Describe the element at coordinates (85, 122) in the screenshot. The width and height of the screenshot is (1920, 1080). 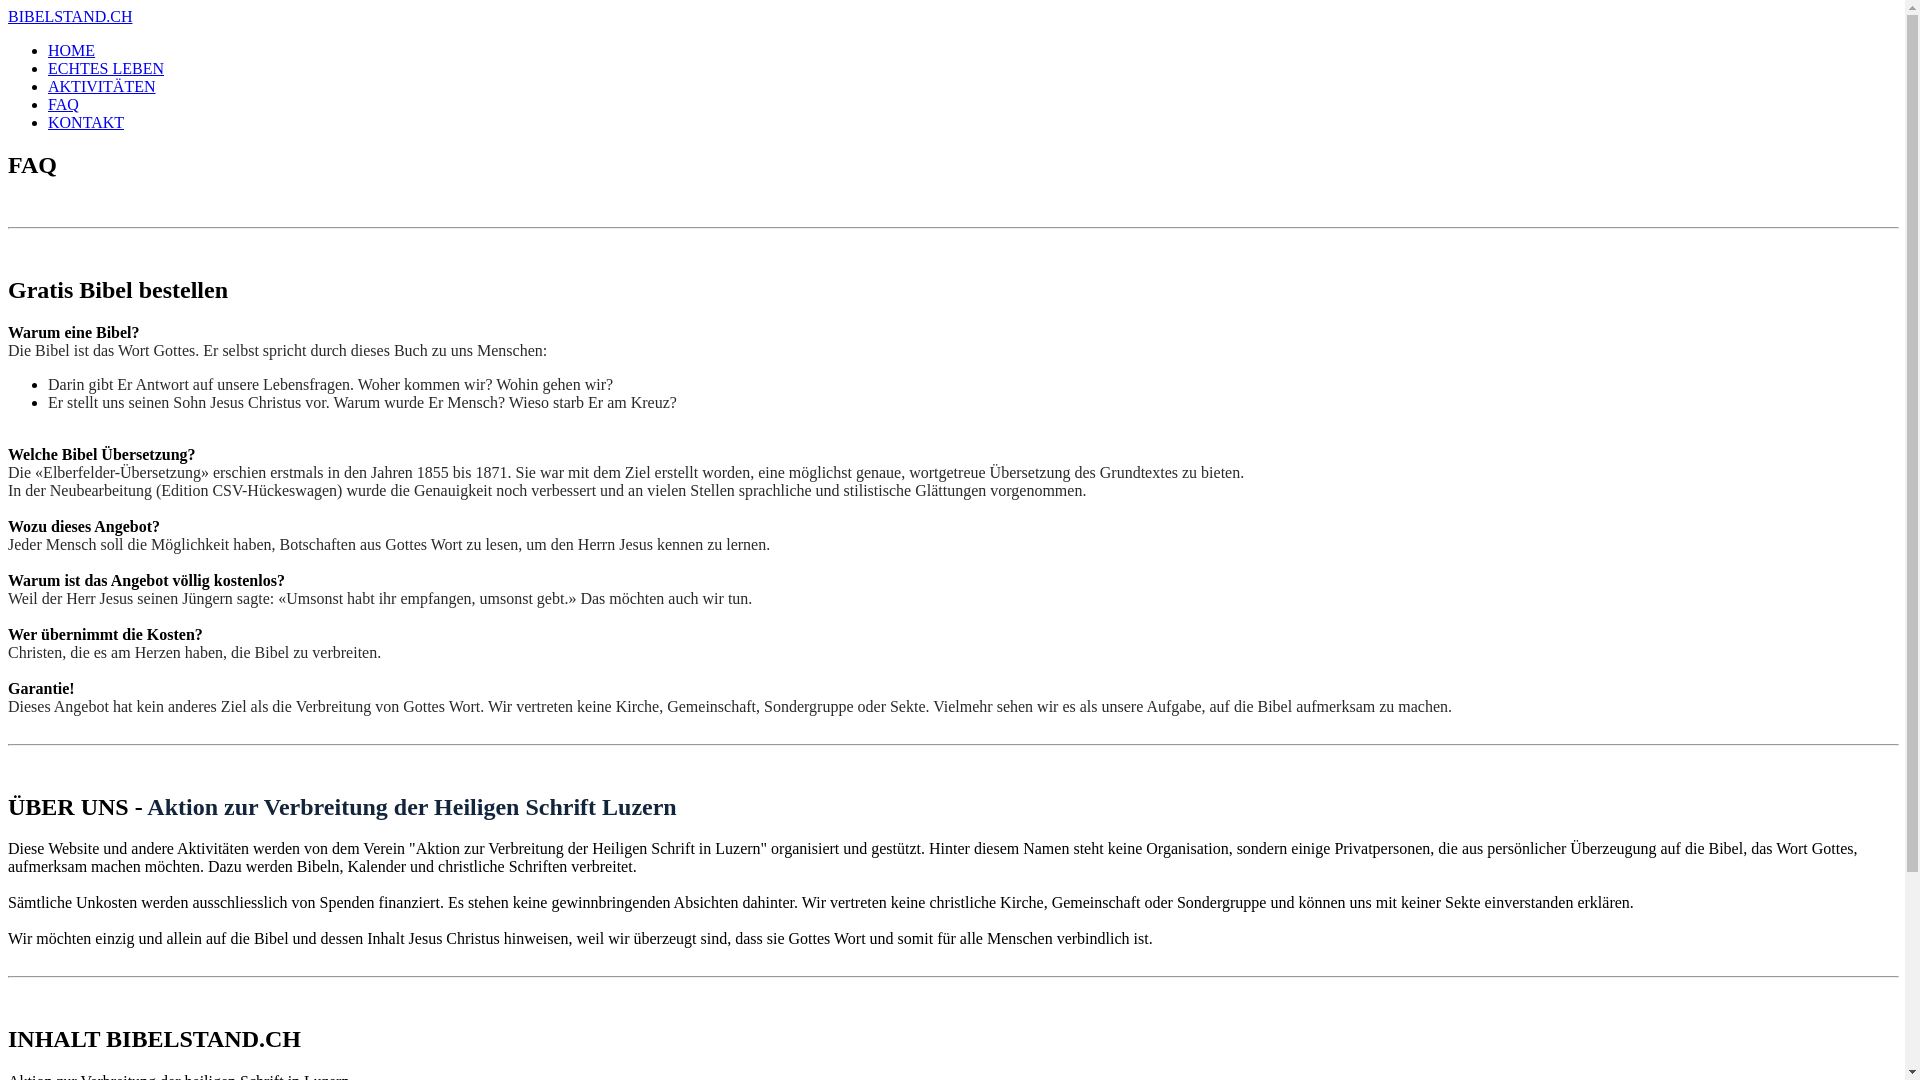
I see `'KONTAKT'` at that location.